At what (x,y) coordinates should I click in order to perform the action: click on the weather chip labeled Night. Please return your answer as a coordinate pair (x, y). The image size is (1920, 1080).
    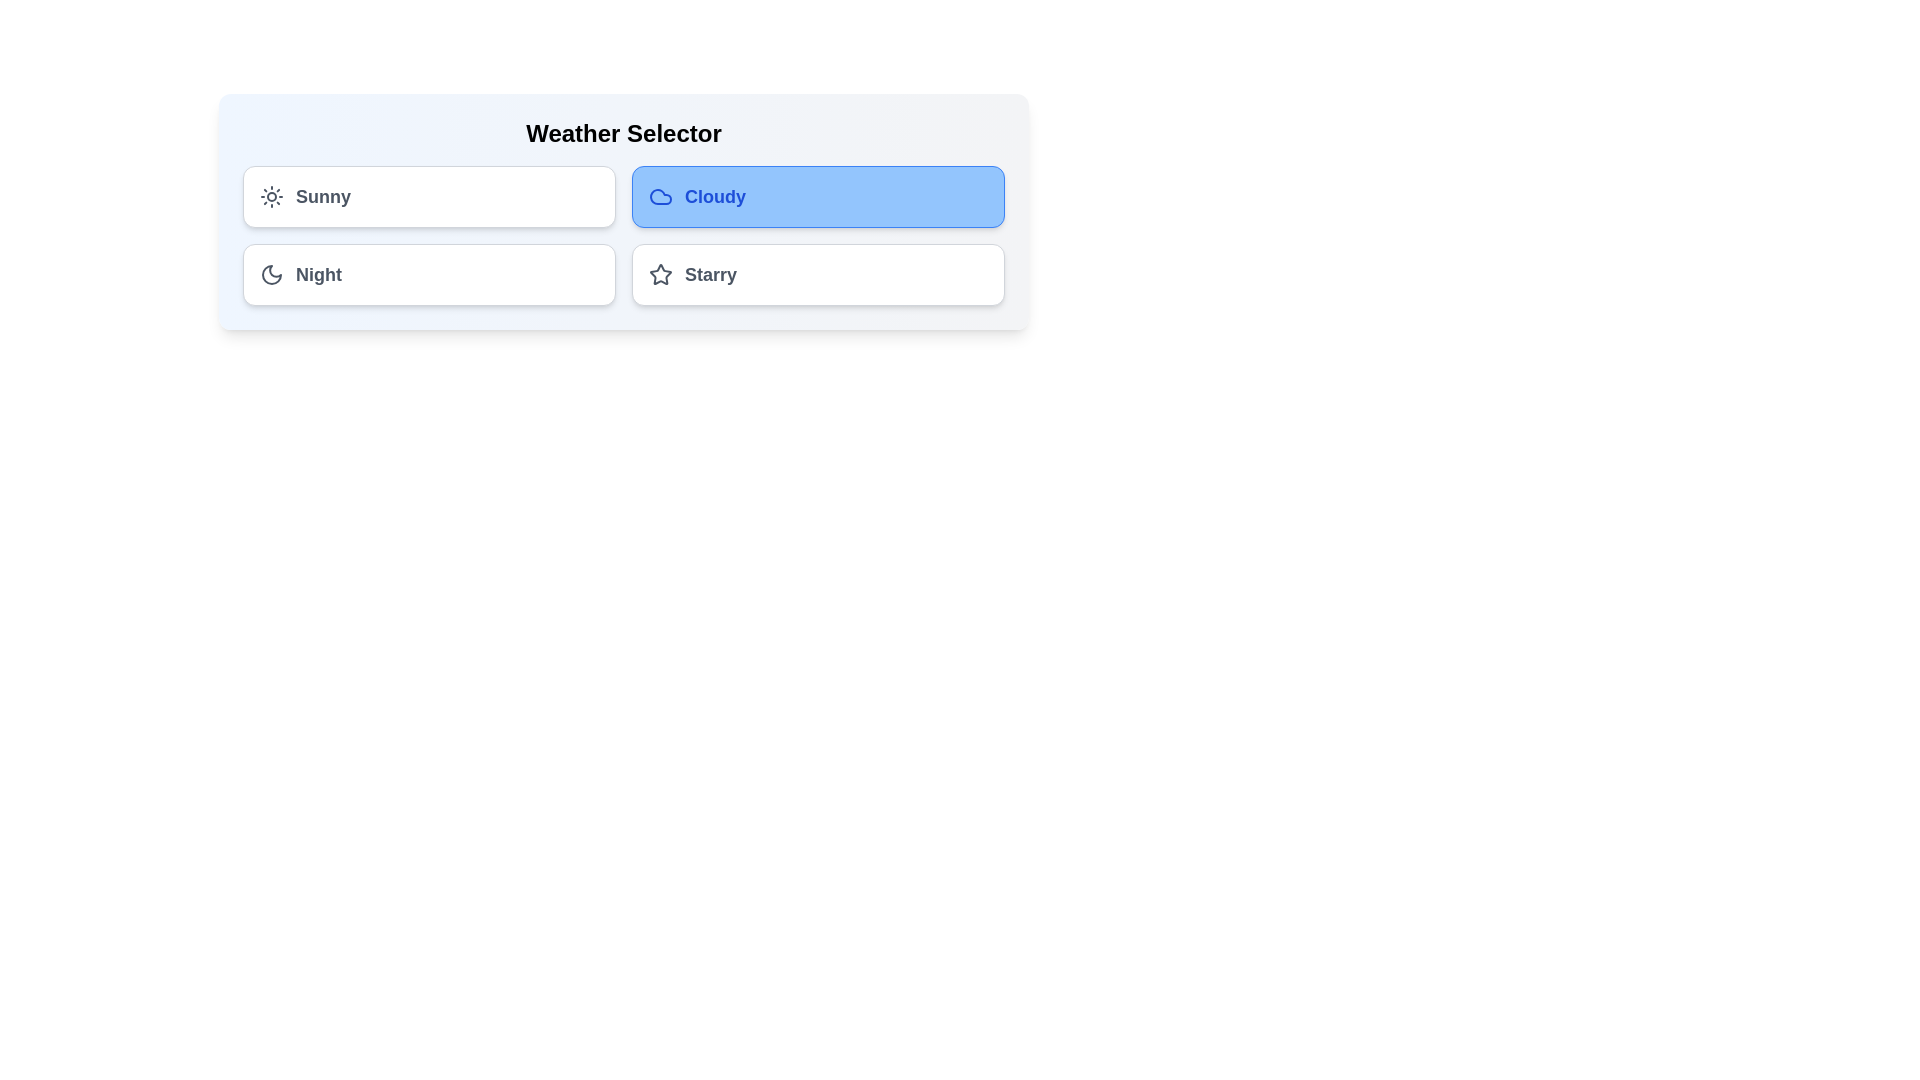
    Looking at the image, I should click on (428, 274).